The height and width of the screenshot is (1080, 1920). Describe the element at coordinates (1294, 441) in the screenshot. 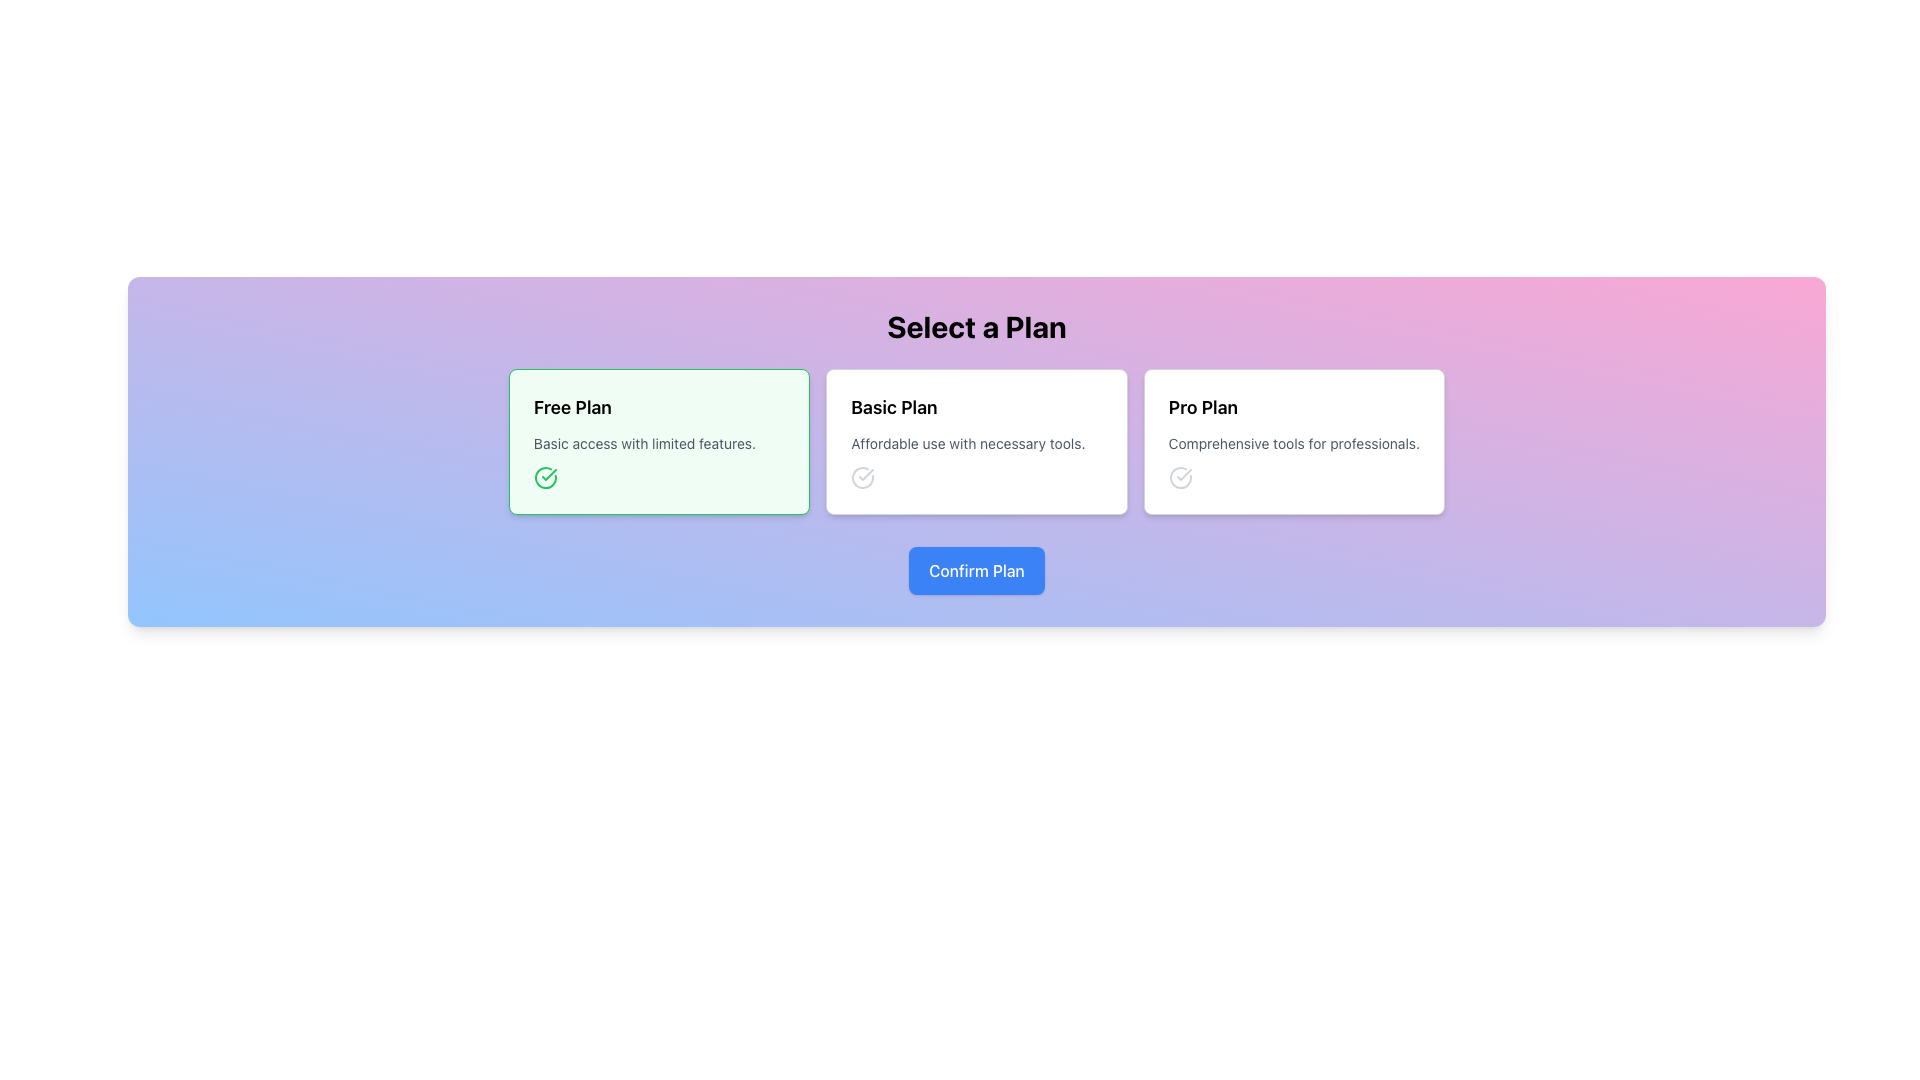

I see `the 'Pro Plan' card, which is a rectangular card with bold text and a detailed description, positioned at the rightmost side of a group of three cards` at that location.